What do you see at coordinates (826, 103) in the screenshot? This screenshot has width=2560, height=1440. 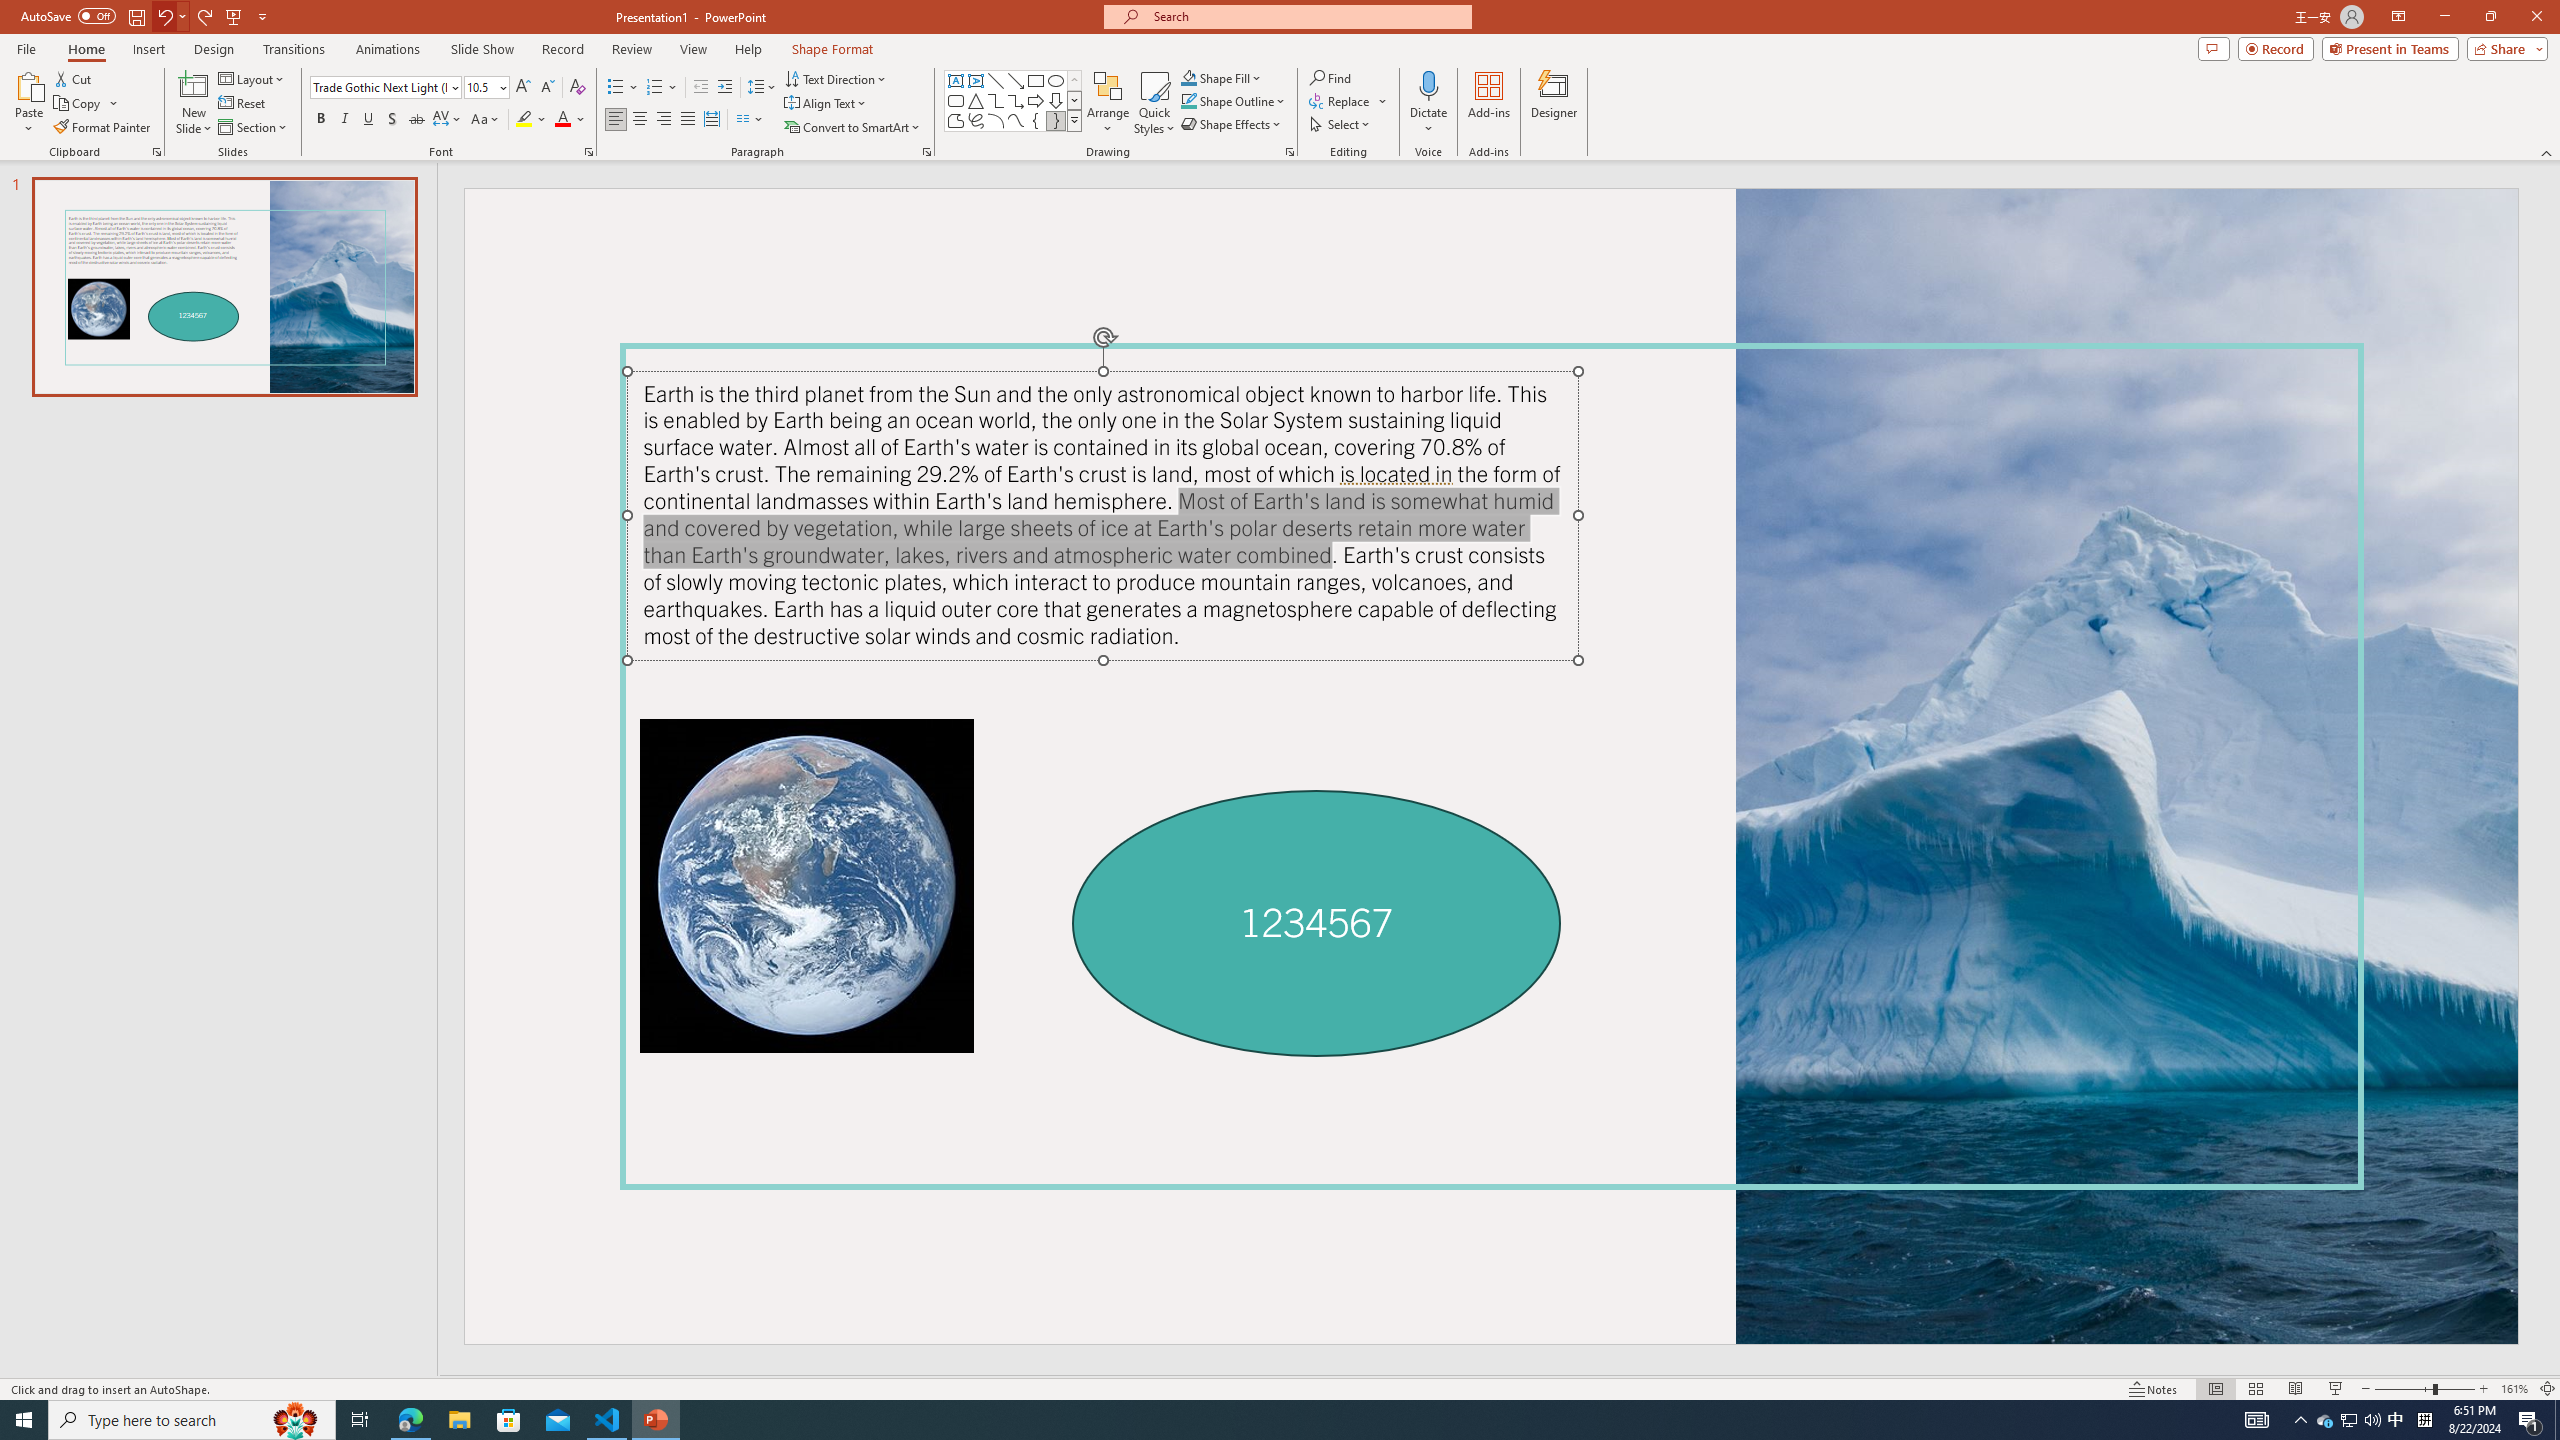 I see `'Align Text'` at bounding box center [826, 103].